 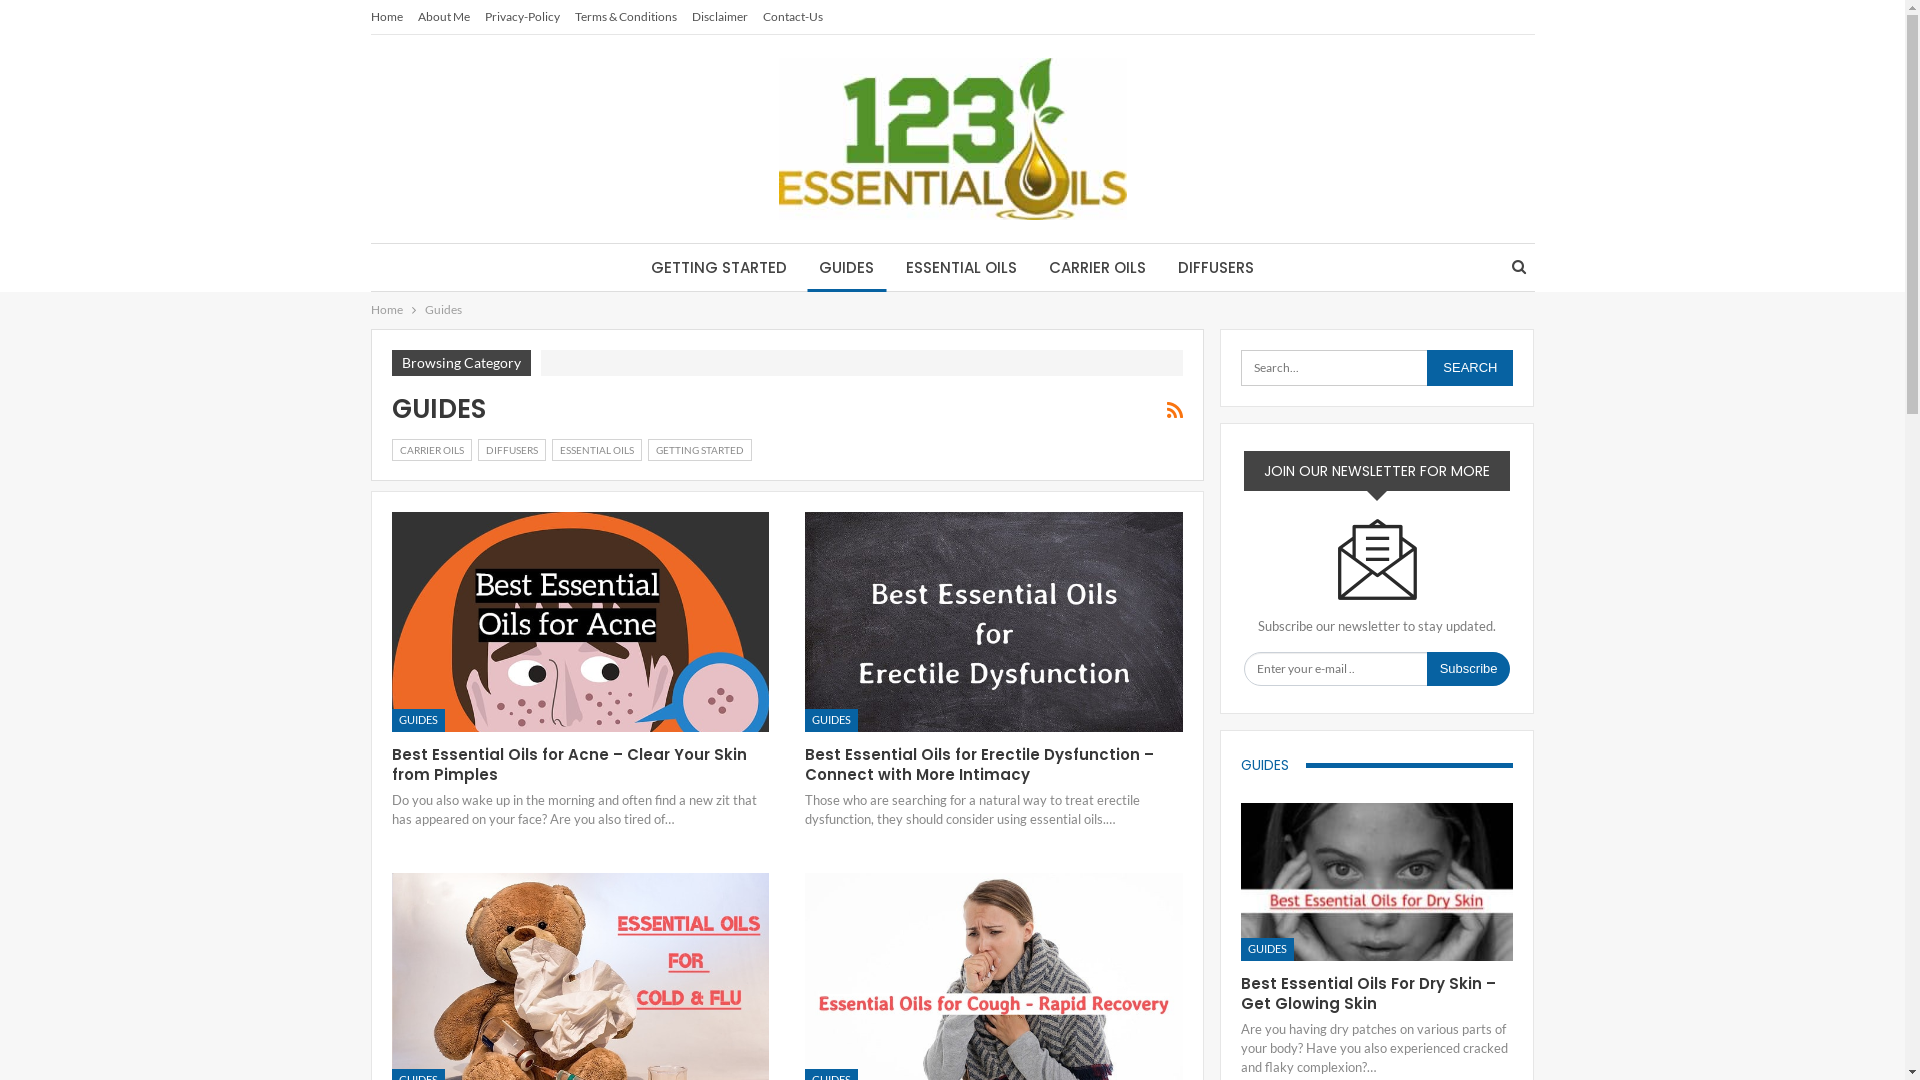 I want to click on 'Subscribe', so click(x=1468, y=668).